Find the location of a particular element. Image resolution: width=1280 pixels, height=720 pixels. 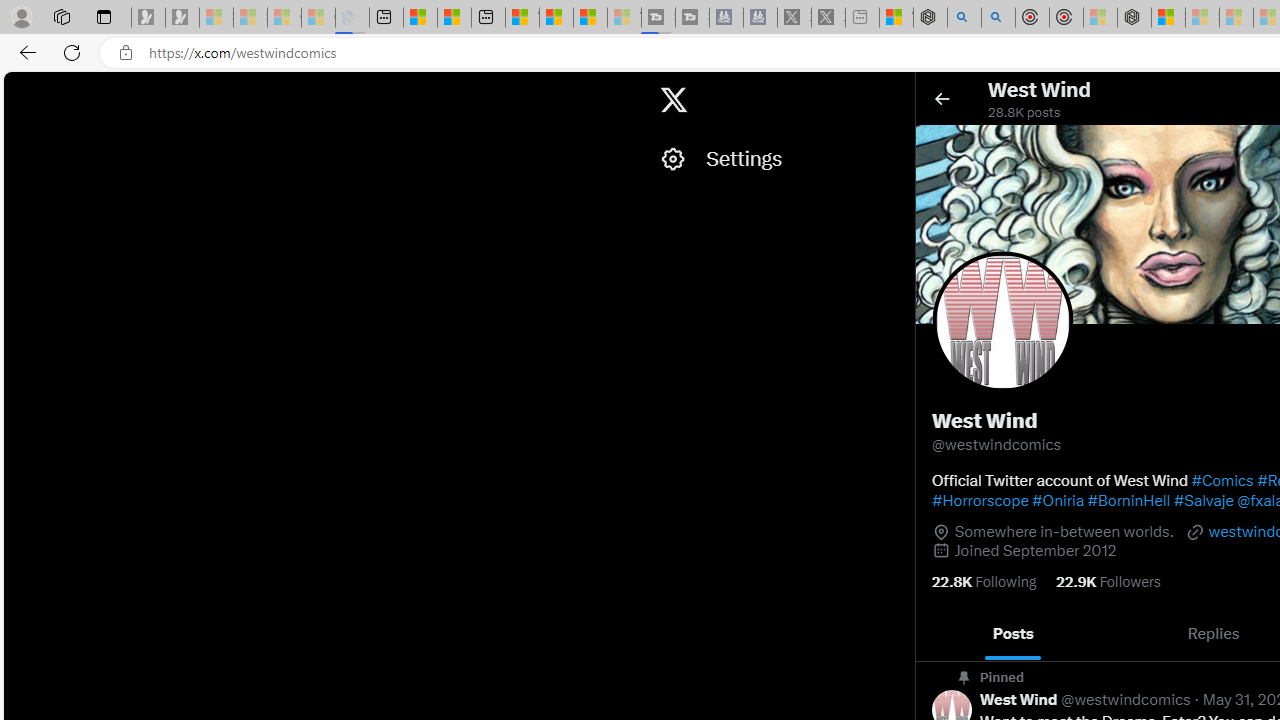

'22.9K Followers' is located at coordinates (1107, 582).